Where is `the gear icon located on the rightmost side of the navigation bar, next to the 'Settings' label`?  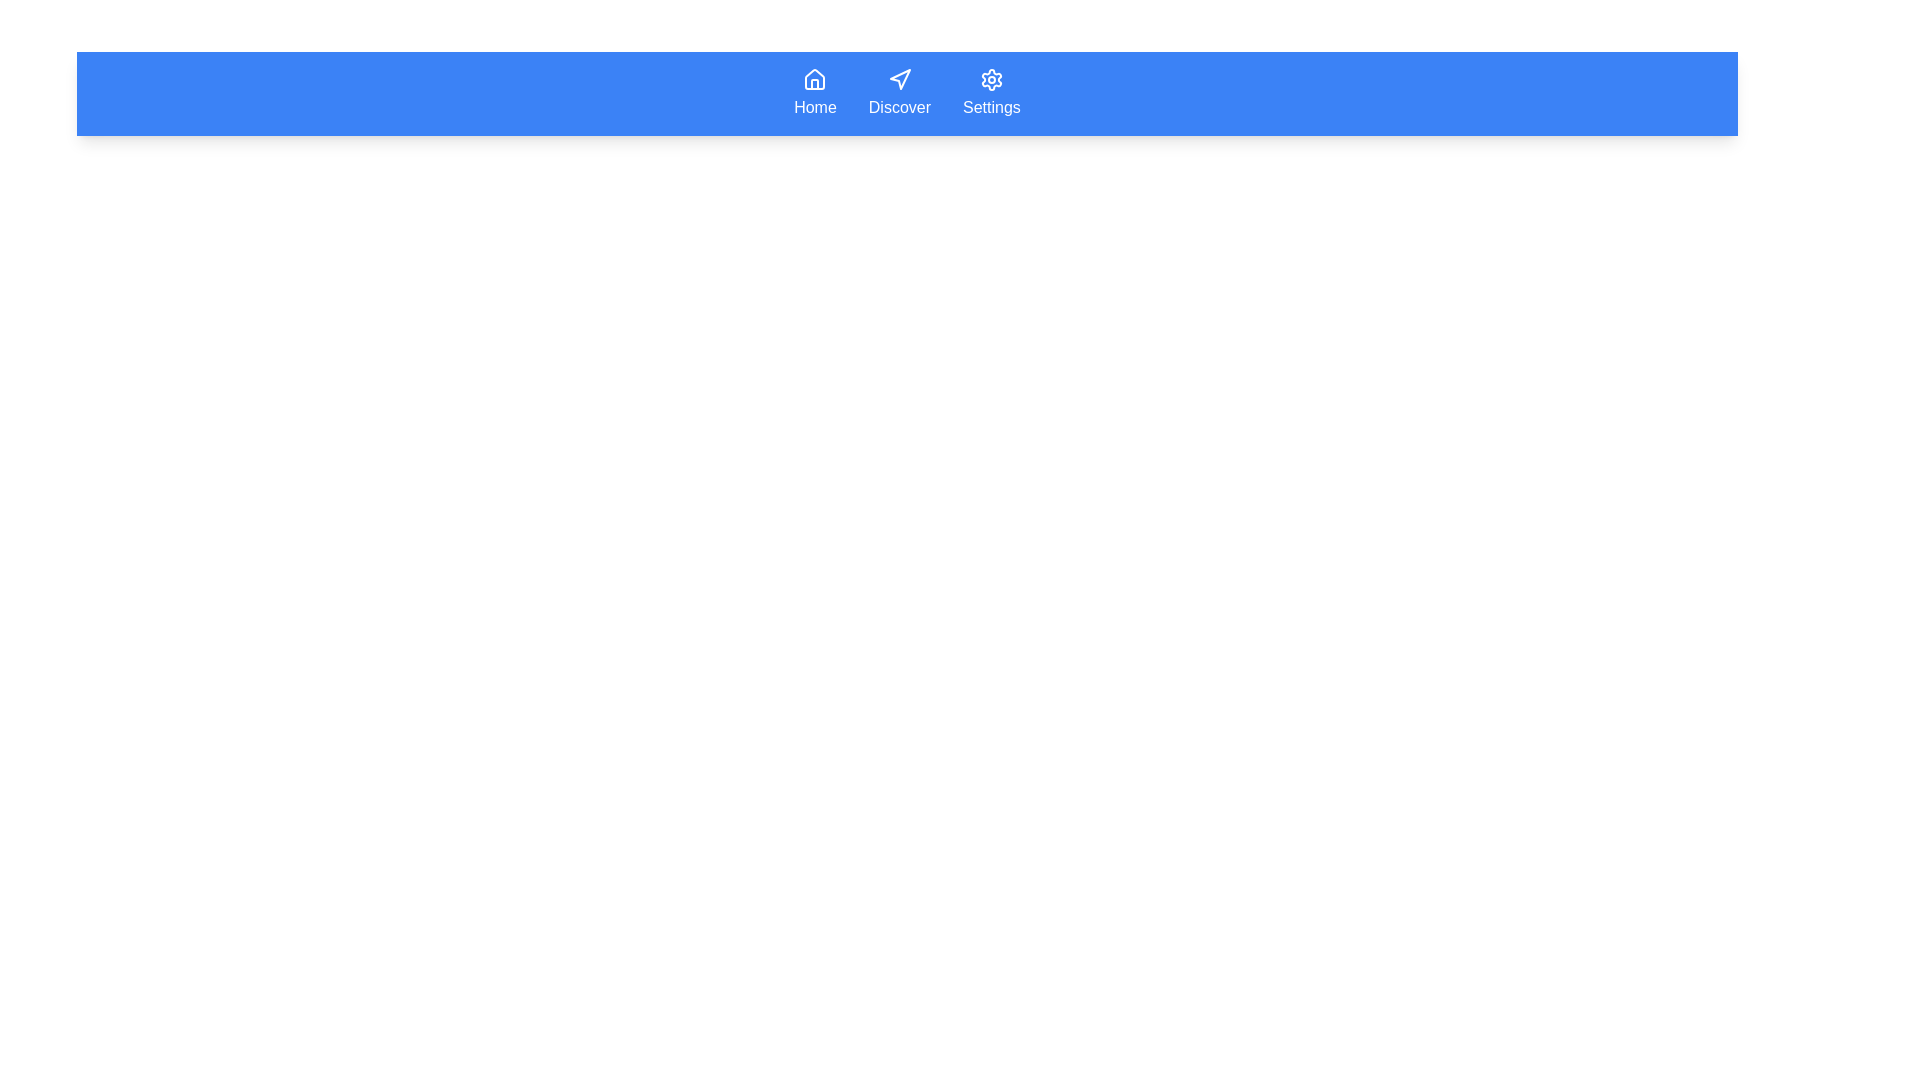
the gear icon located on the rightmost side of the navigation bar, next to the 'Settings' label is located at coordinates (991, 79).